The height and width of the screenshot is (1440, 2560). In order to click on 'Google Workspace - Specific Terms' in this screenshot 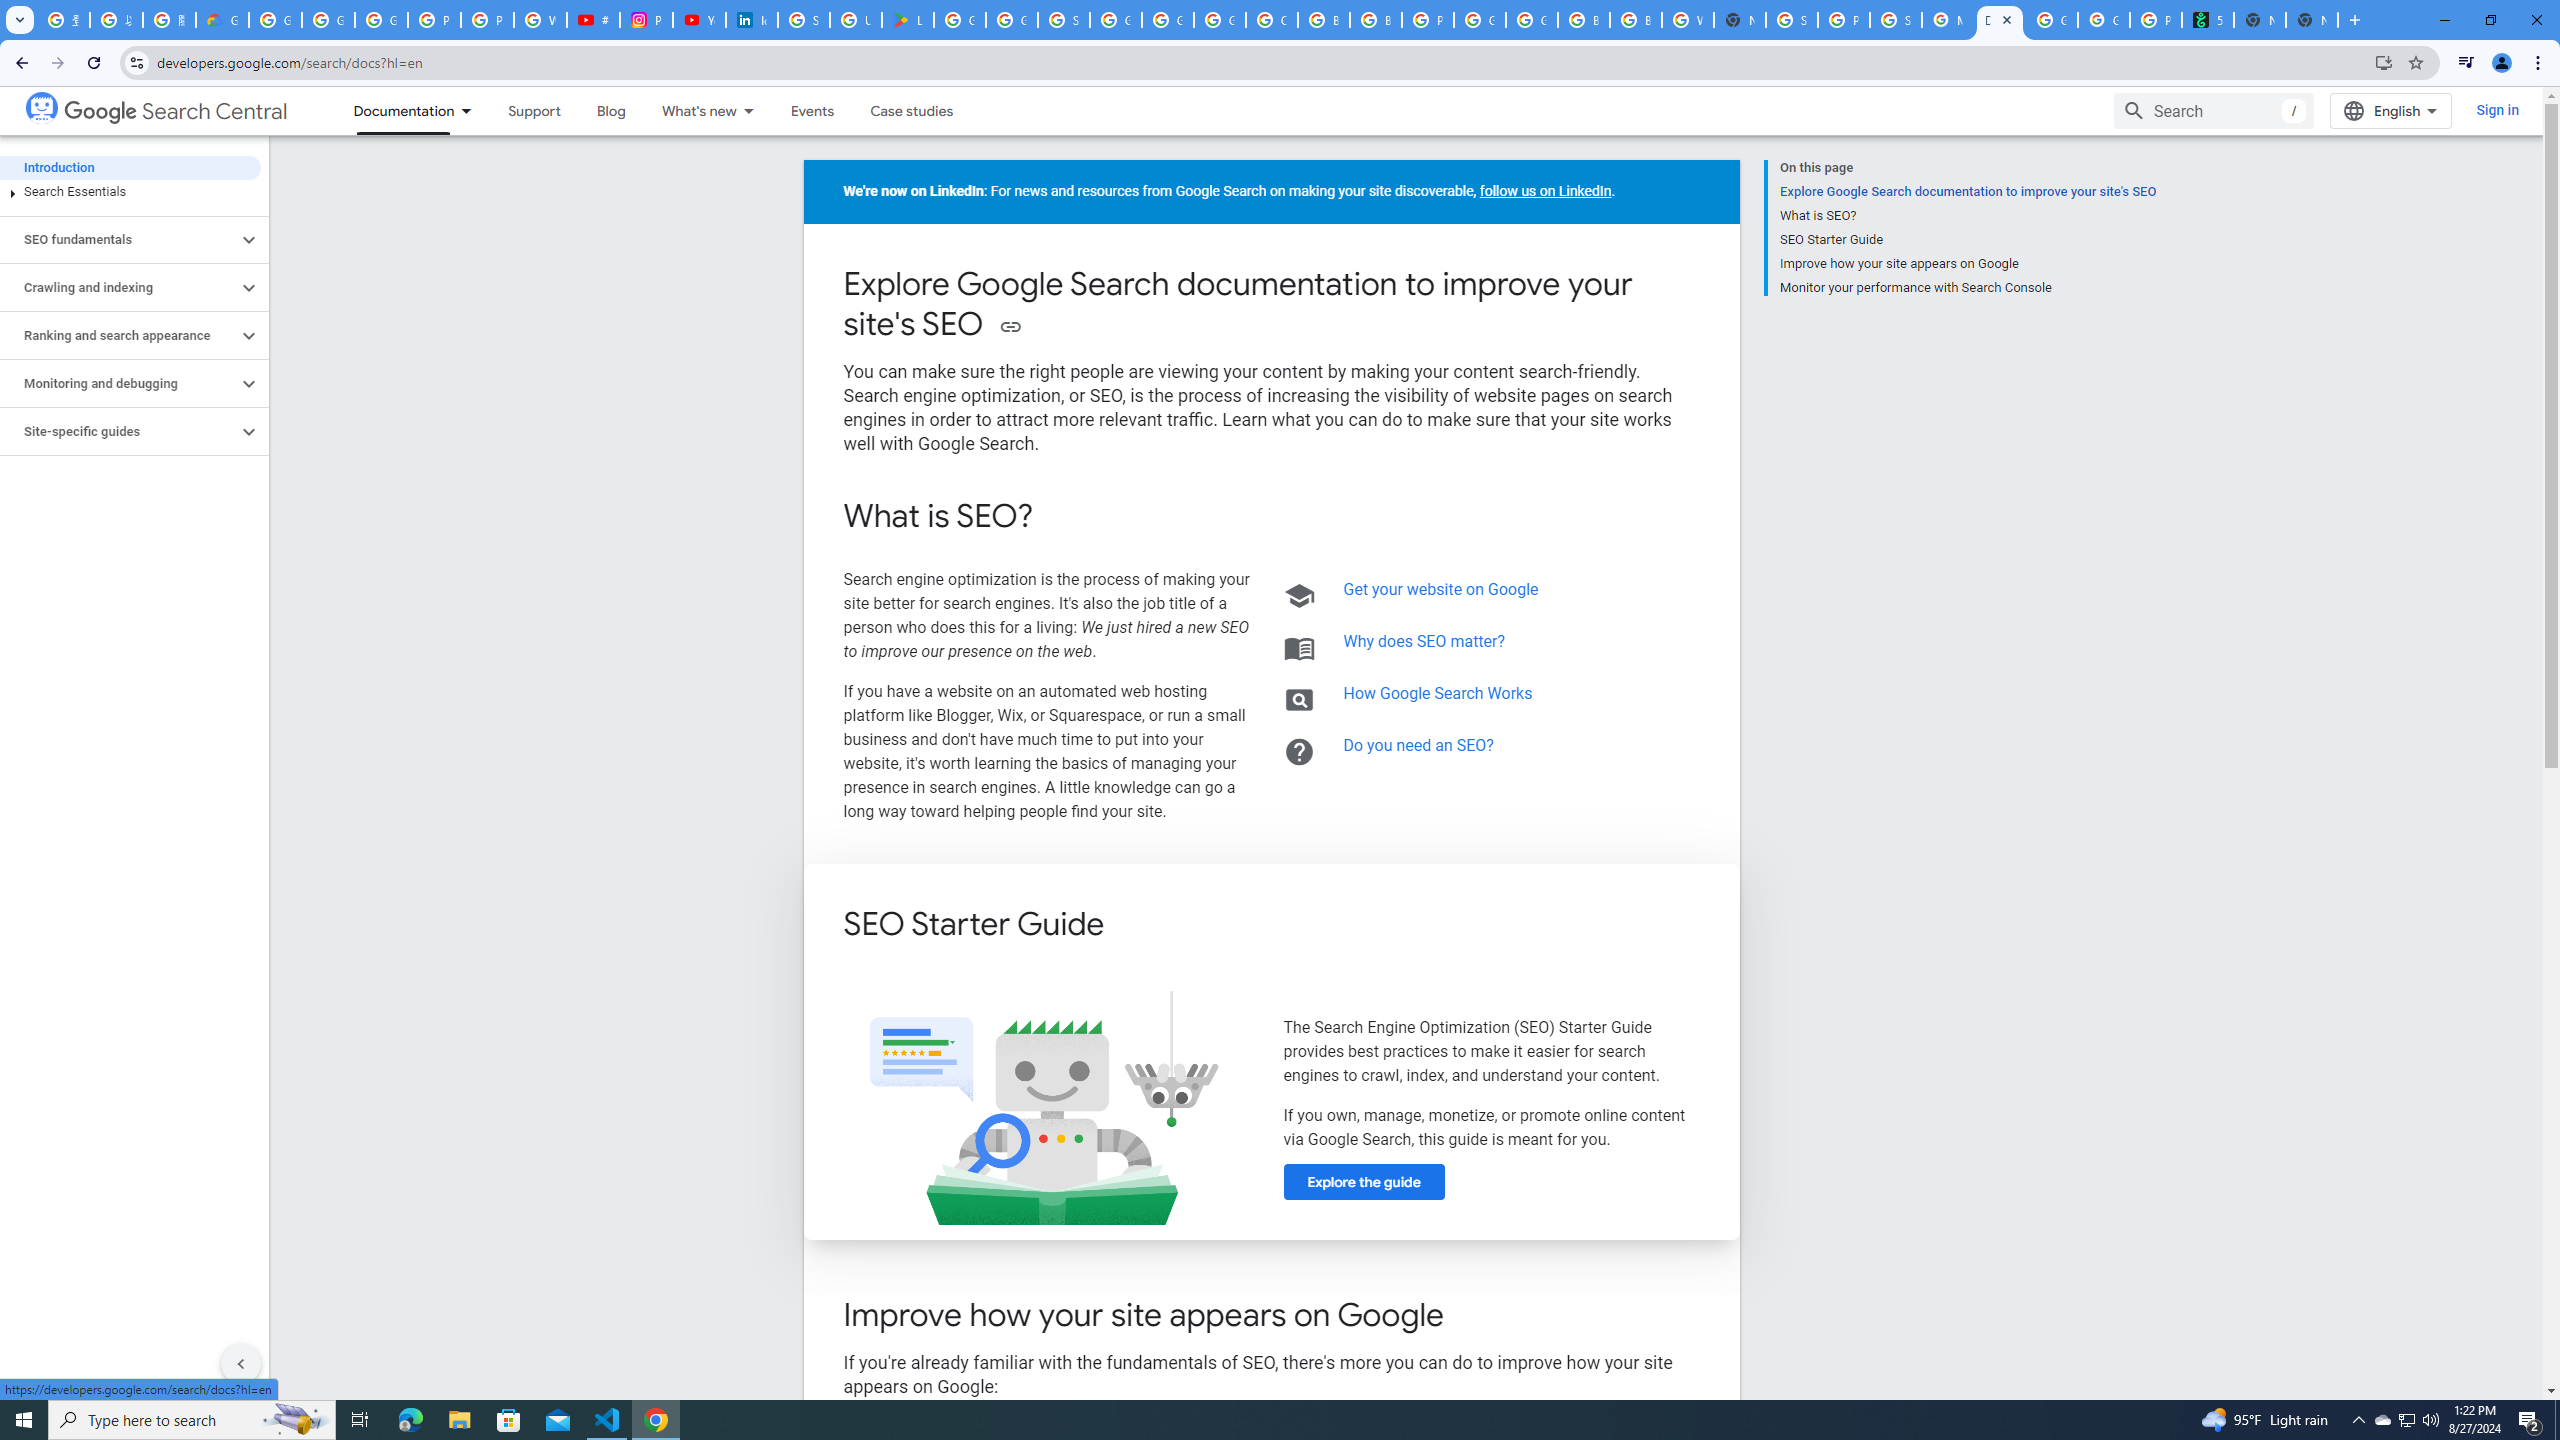, I will do `click(1011, 19)`.